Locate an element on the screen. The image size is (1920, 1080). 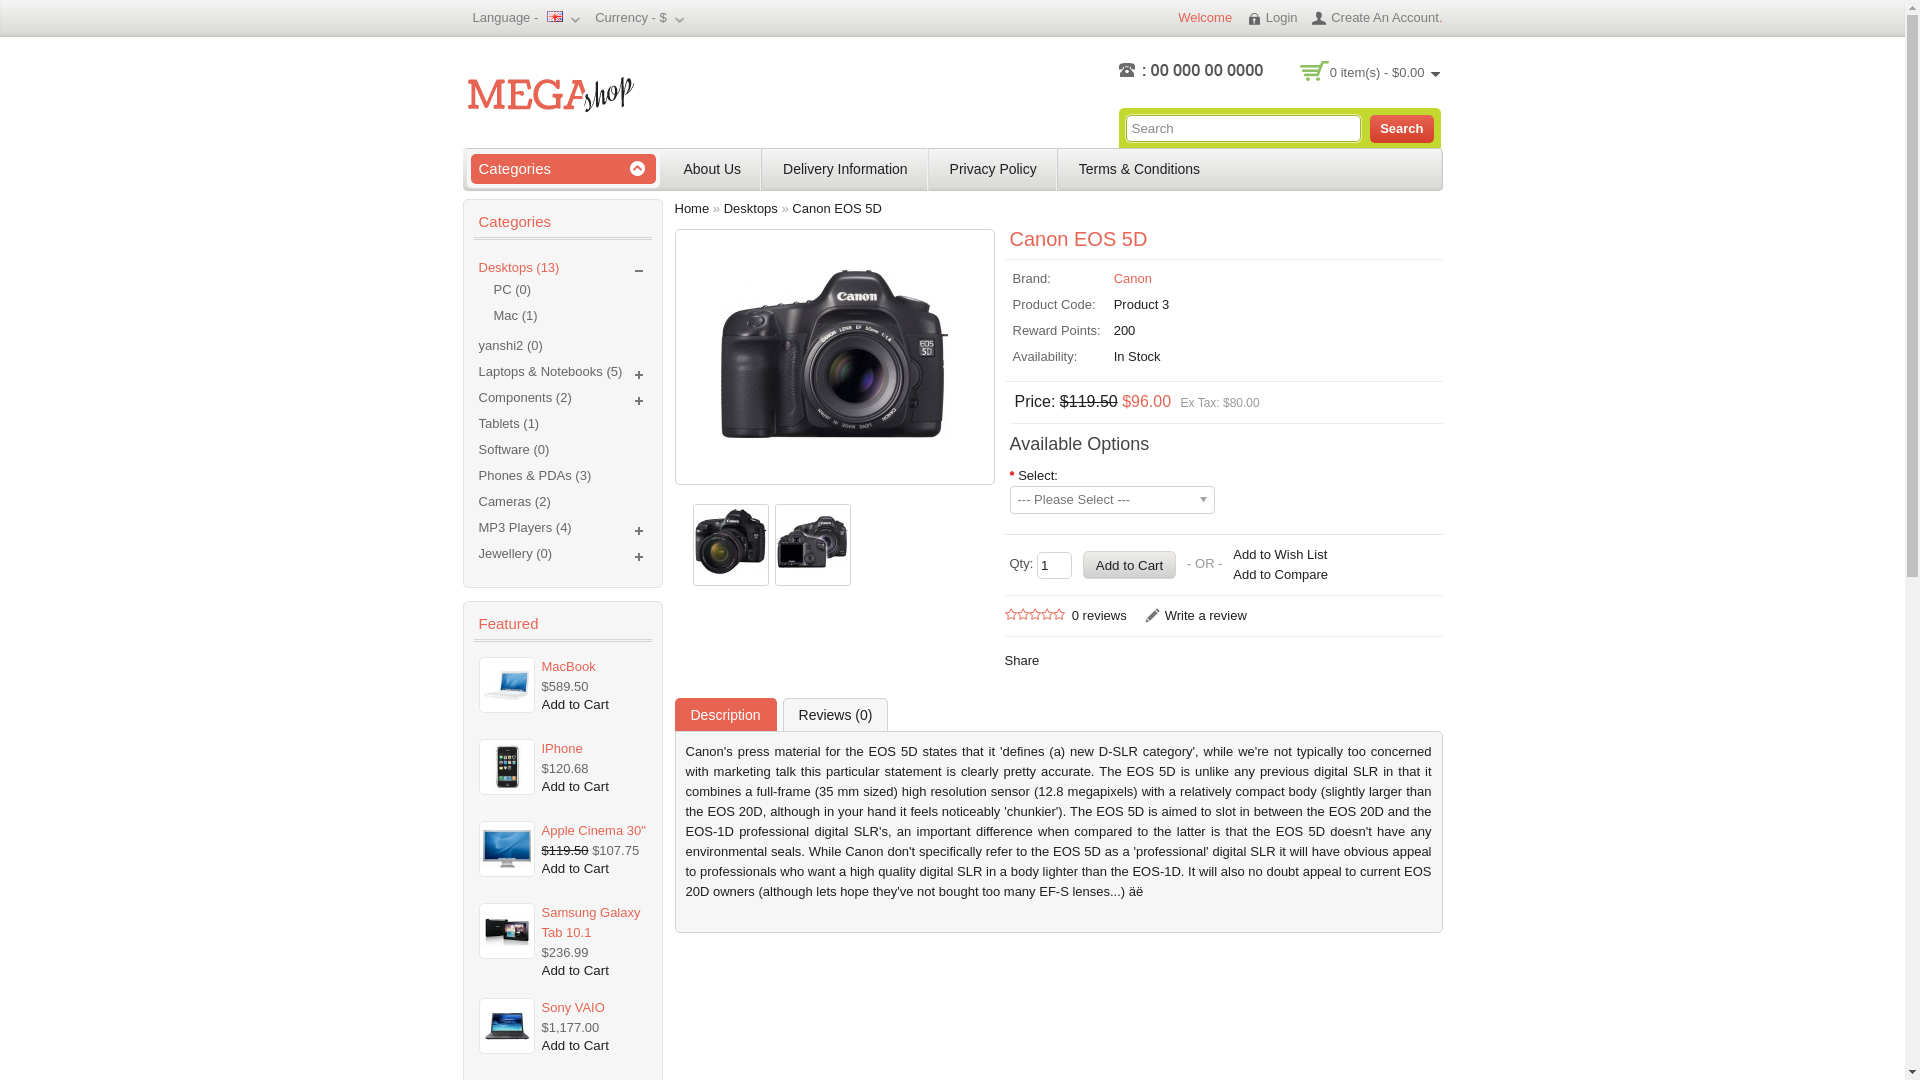
'Apple Cinema 30"' is located at coordinates (592, 830).